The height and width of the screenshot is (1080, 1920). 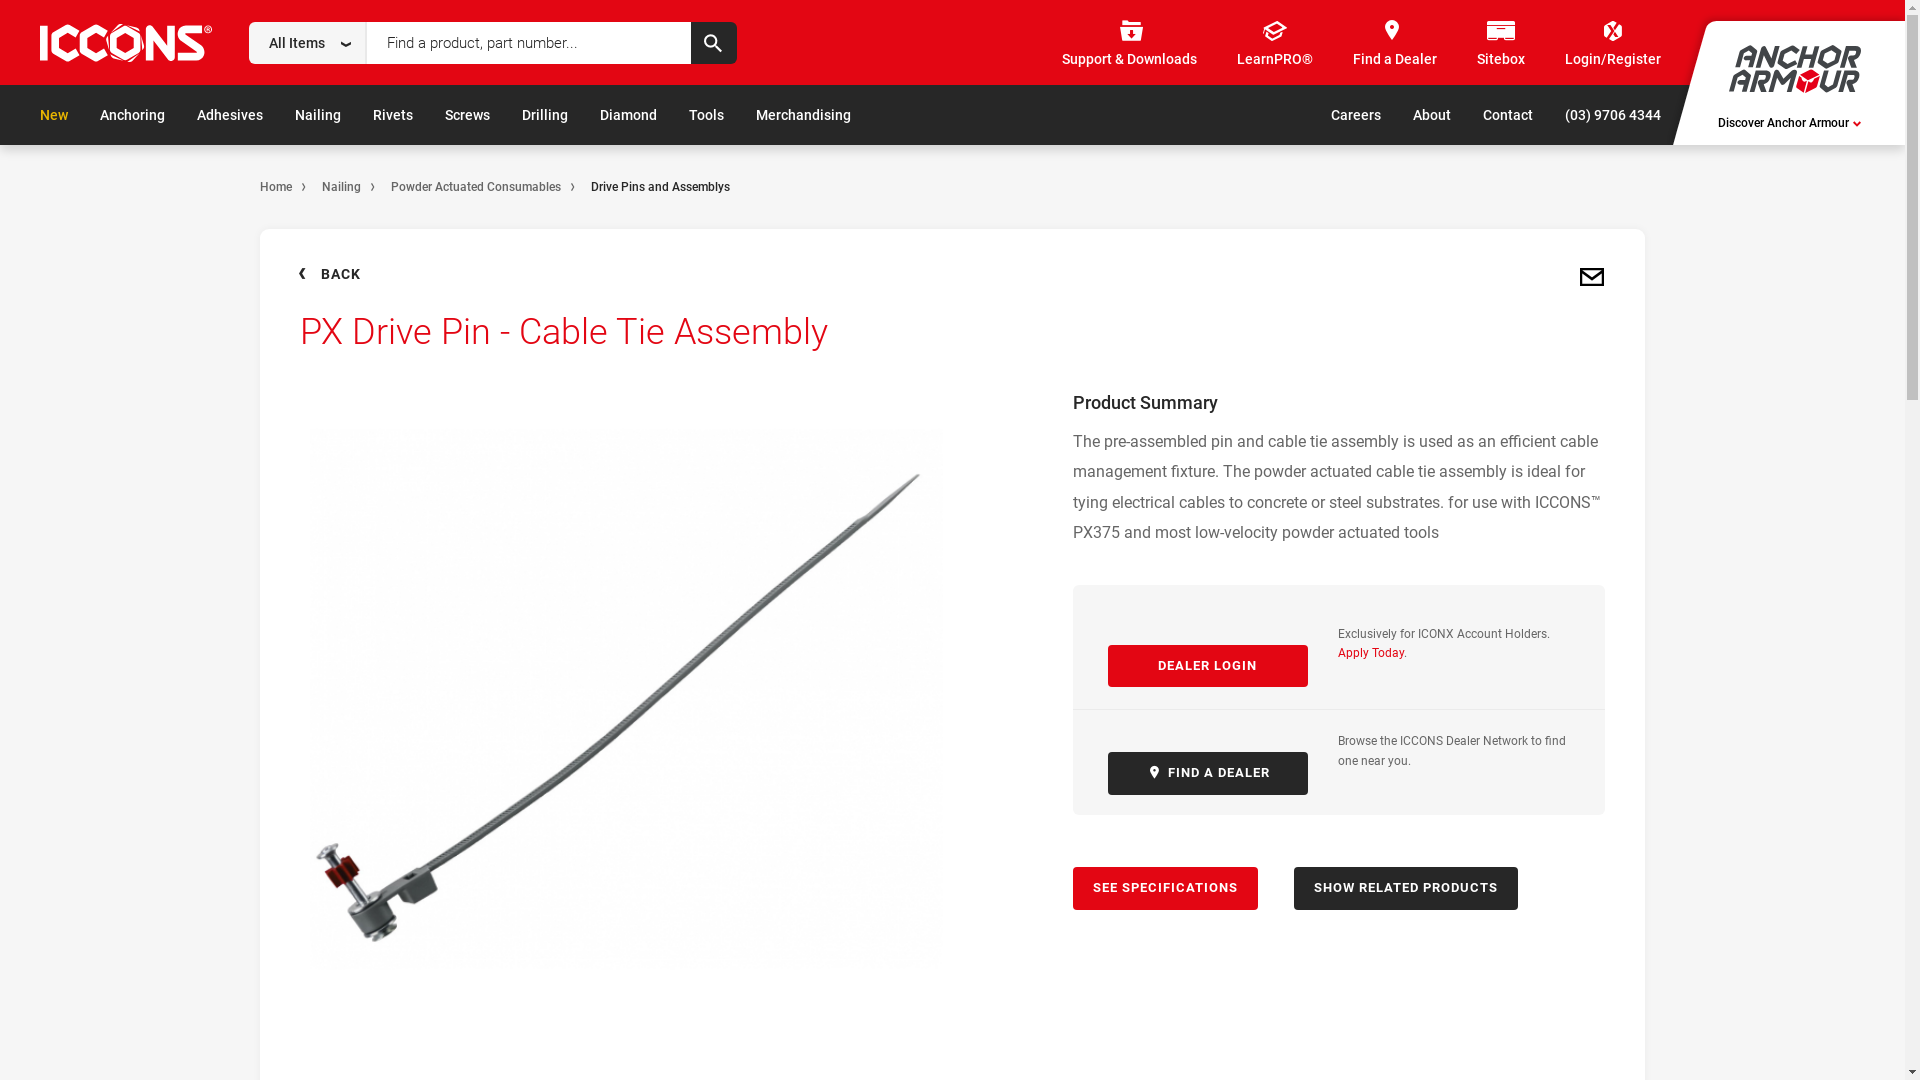 I want to click on 'Discover Anchor Armour', so click(x=1789, y=123).